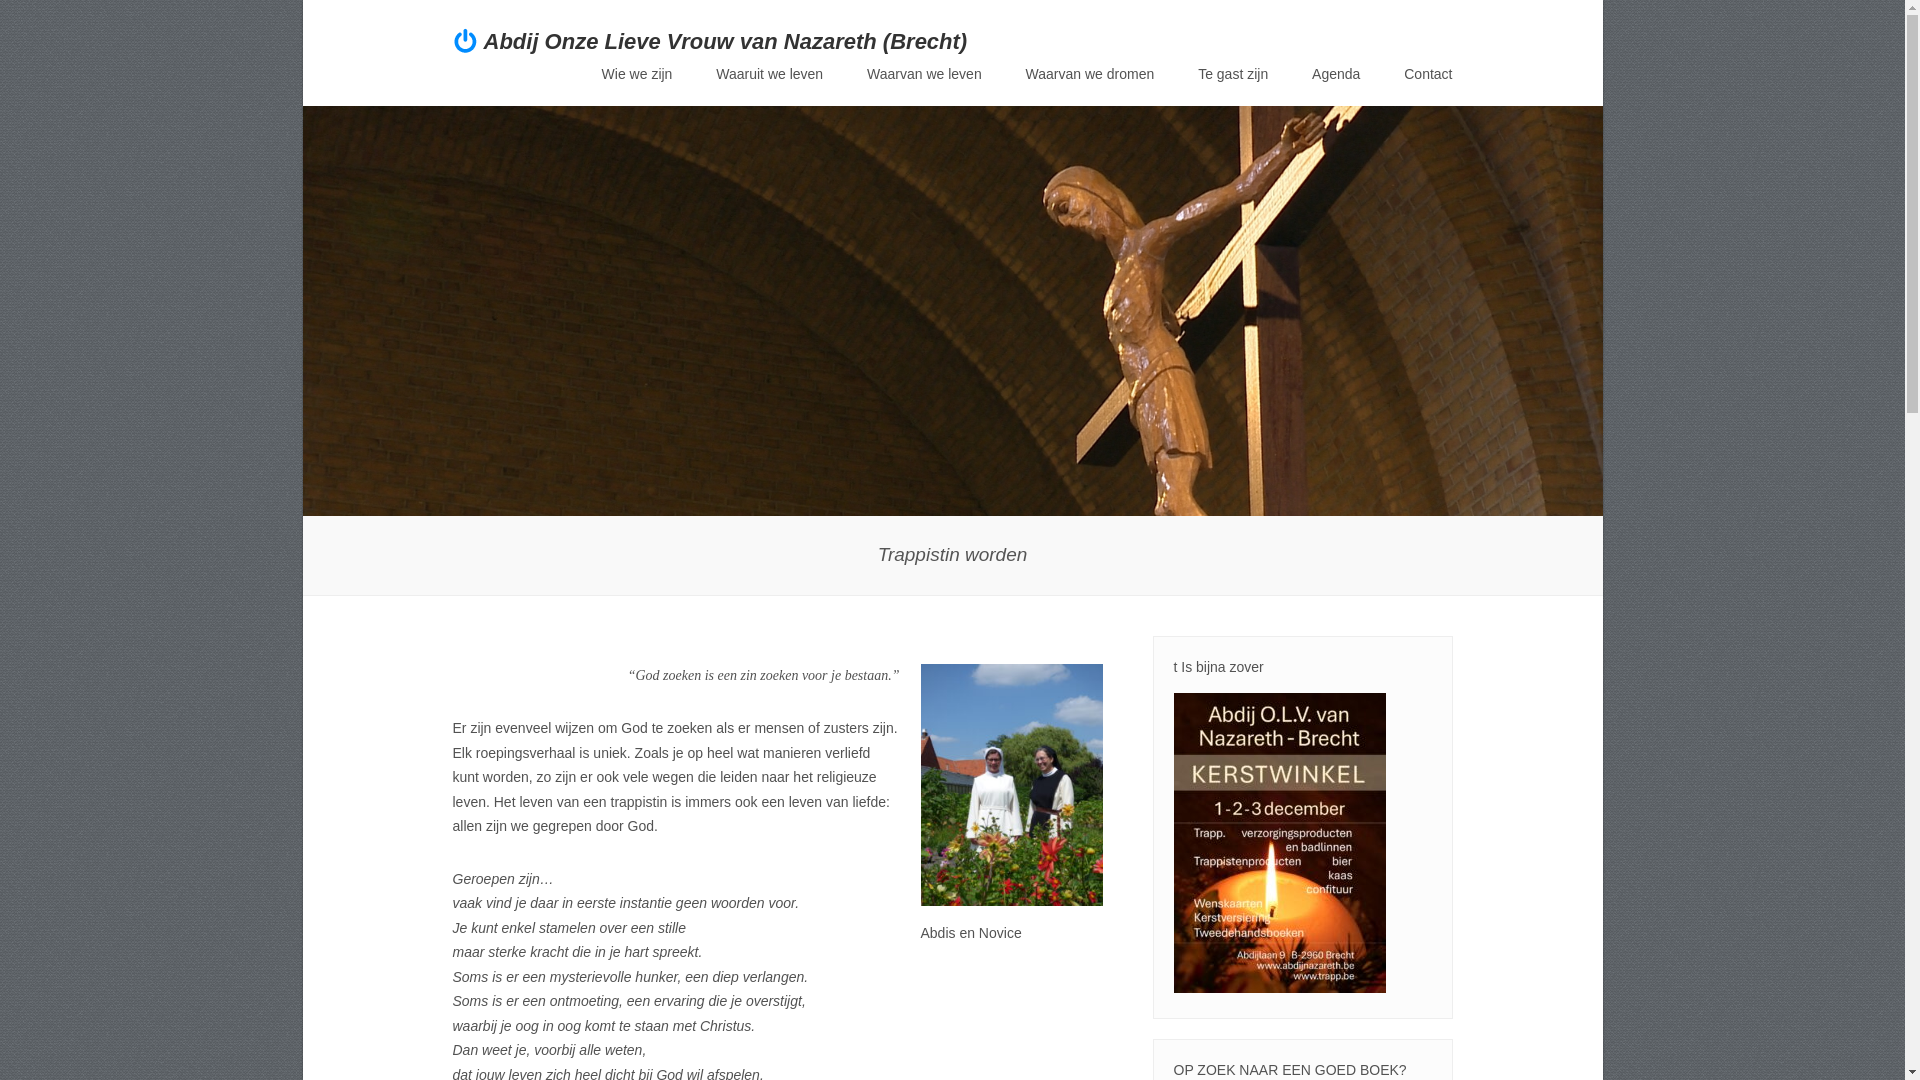  I want to click on 'Wie we zijn', so click(636, 72).